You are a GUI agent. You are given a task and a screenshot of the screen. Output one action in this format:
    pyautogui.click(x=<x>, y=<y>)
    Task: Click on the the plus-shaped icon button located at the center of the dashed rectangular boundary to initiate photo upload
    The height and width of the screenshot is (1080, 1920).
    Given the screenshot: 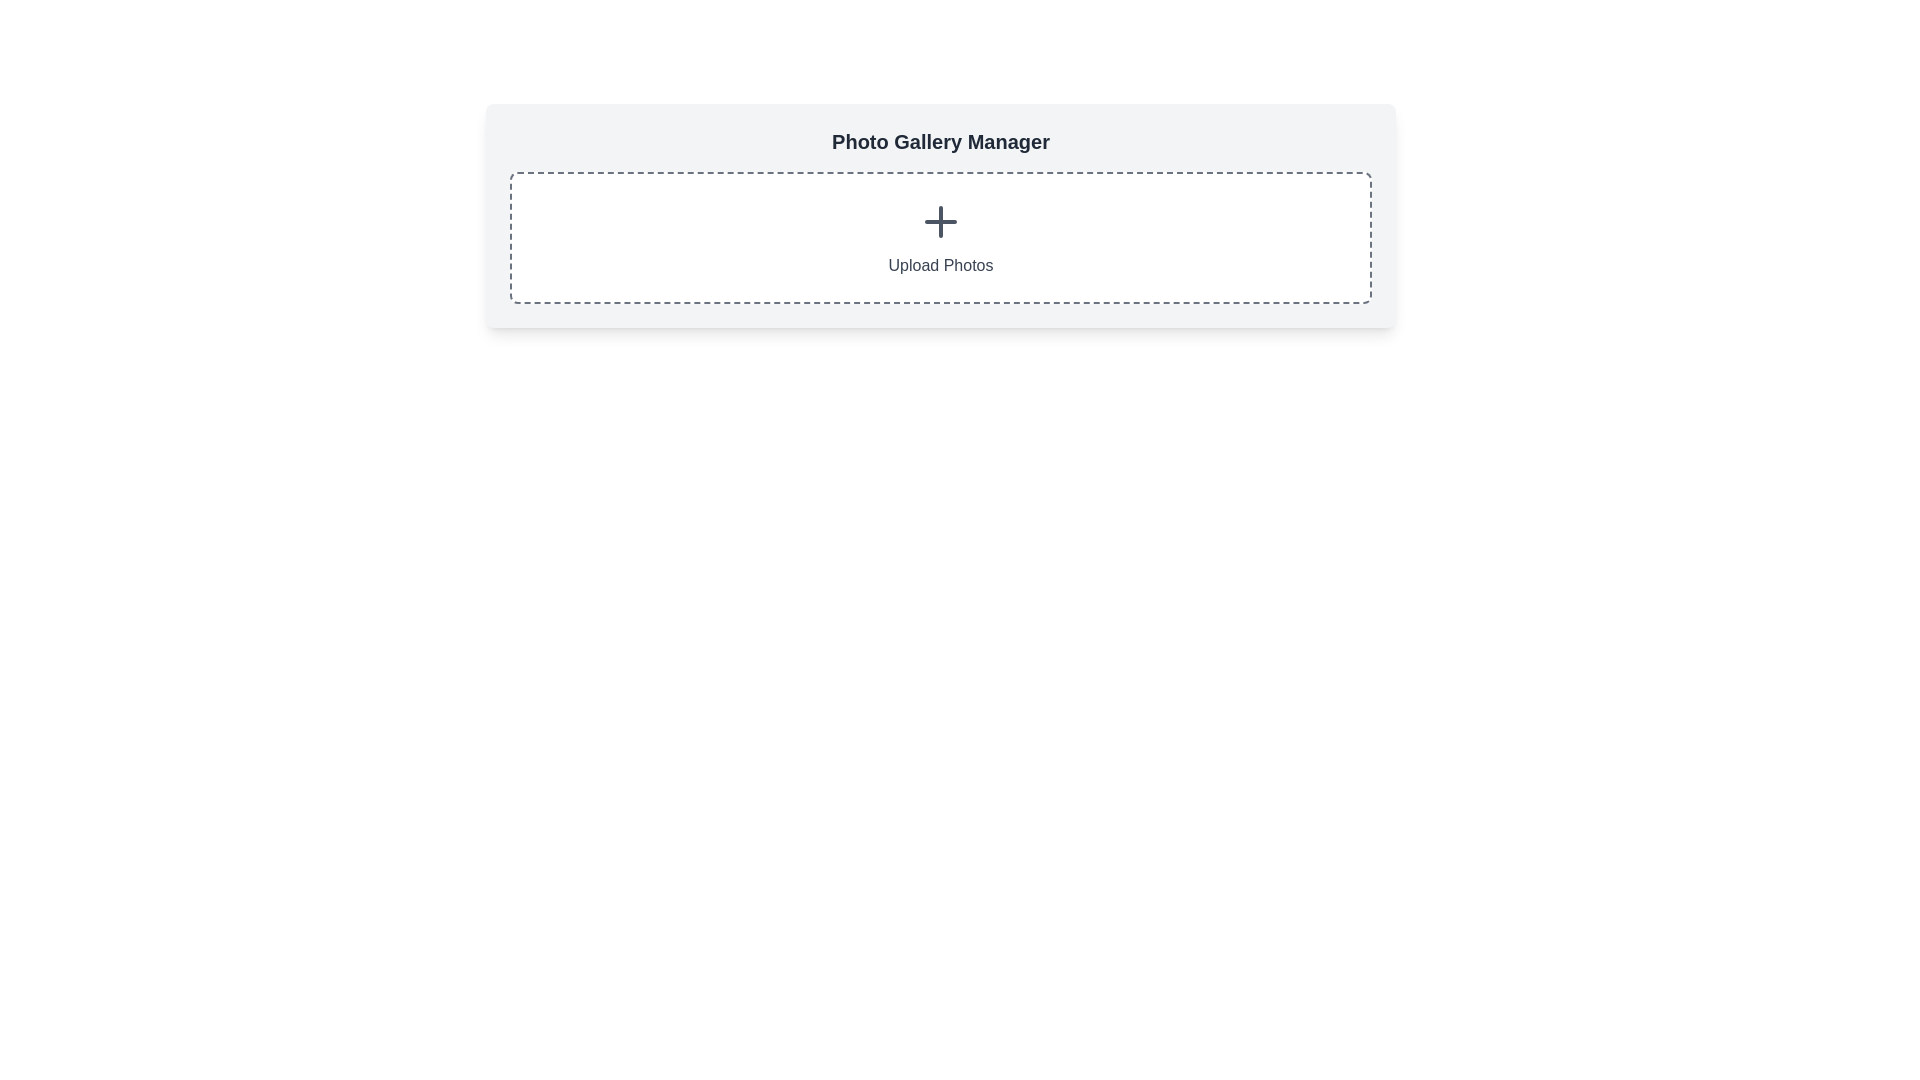 What is the action you would take?
    pyautogui.click(x=939, y=222)
    